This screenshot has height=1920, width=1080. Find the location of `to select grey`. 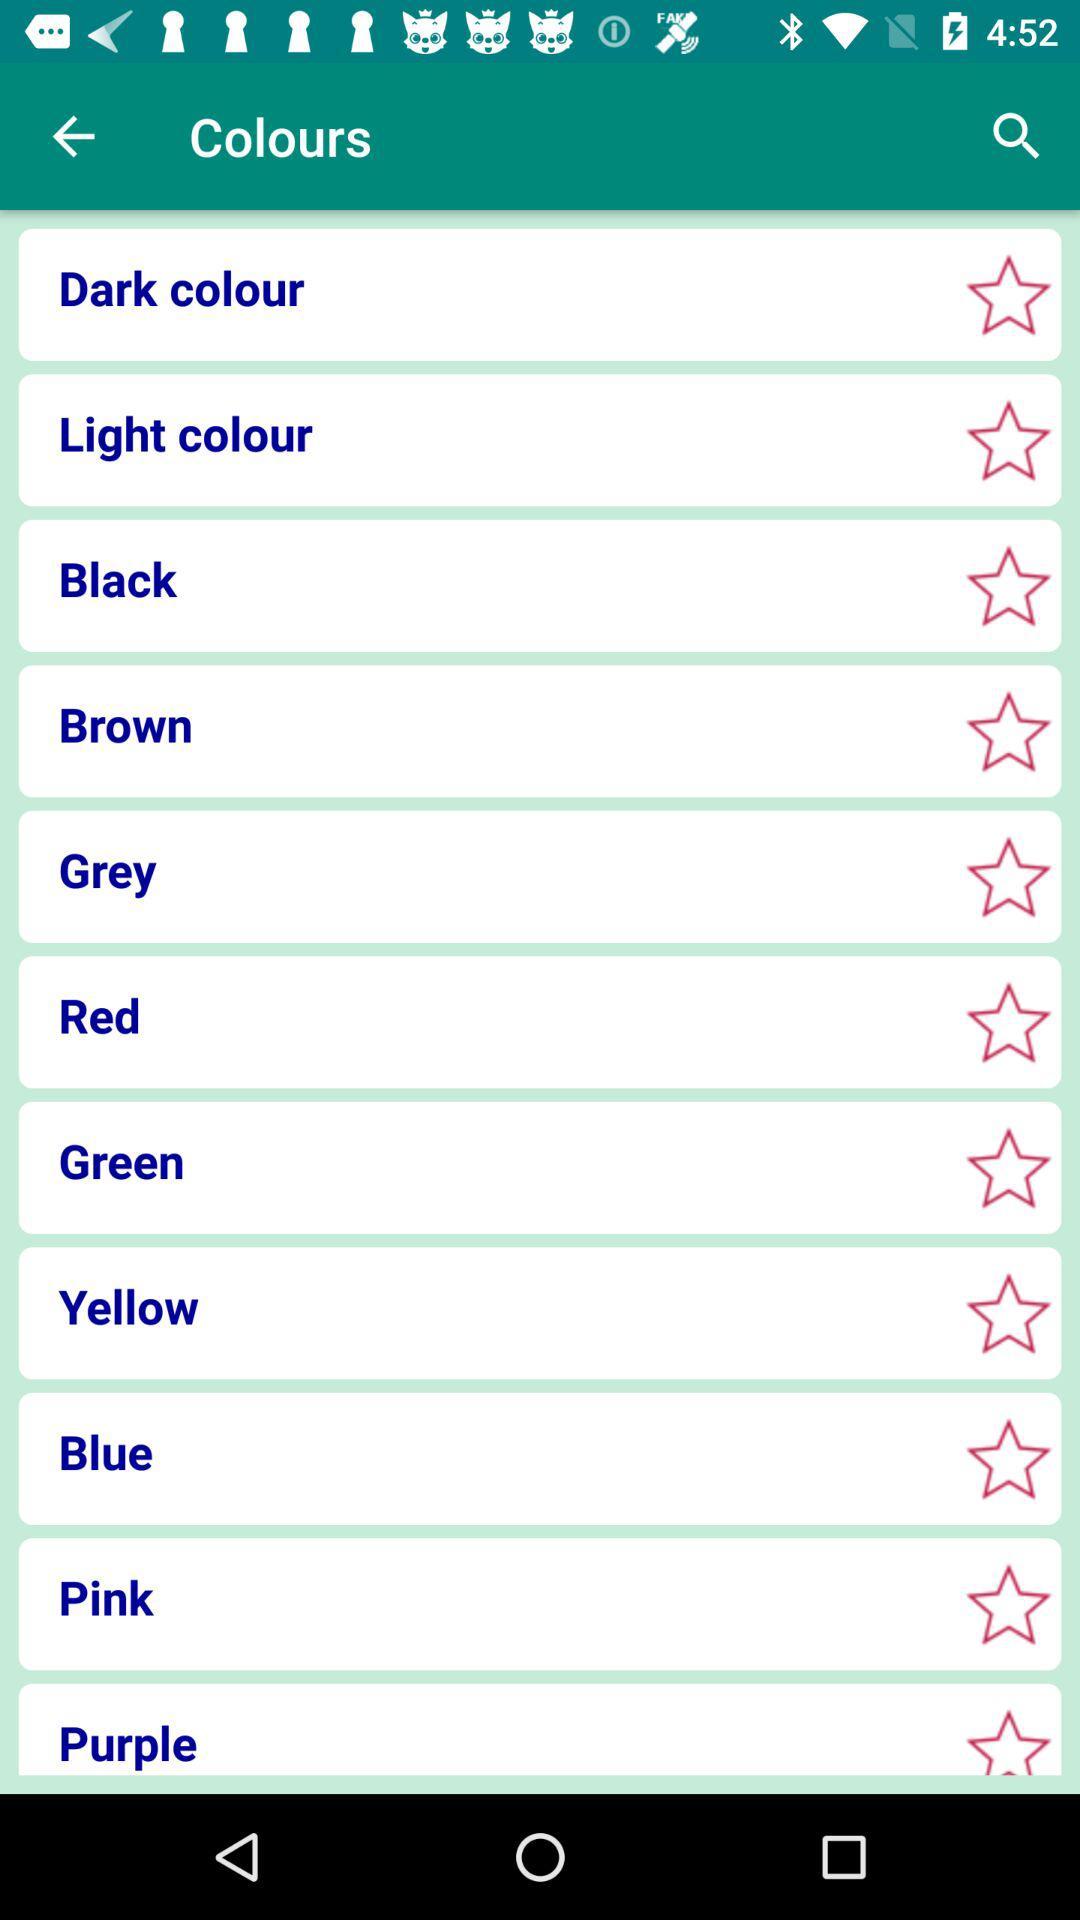

to select grey is located at coordinates (1008, 876).